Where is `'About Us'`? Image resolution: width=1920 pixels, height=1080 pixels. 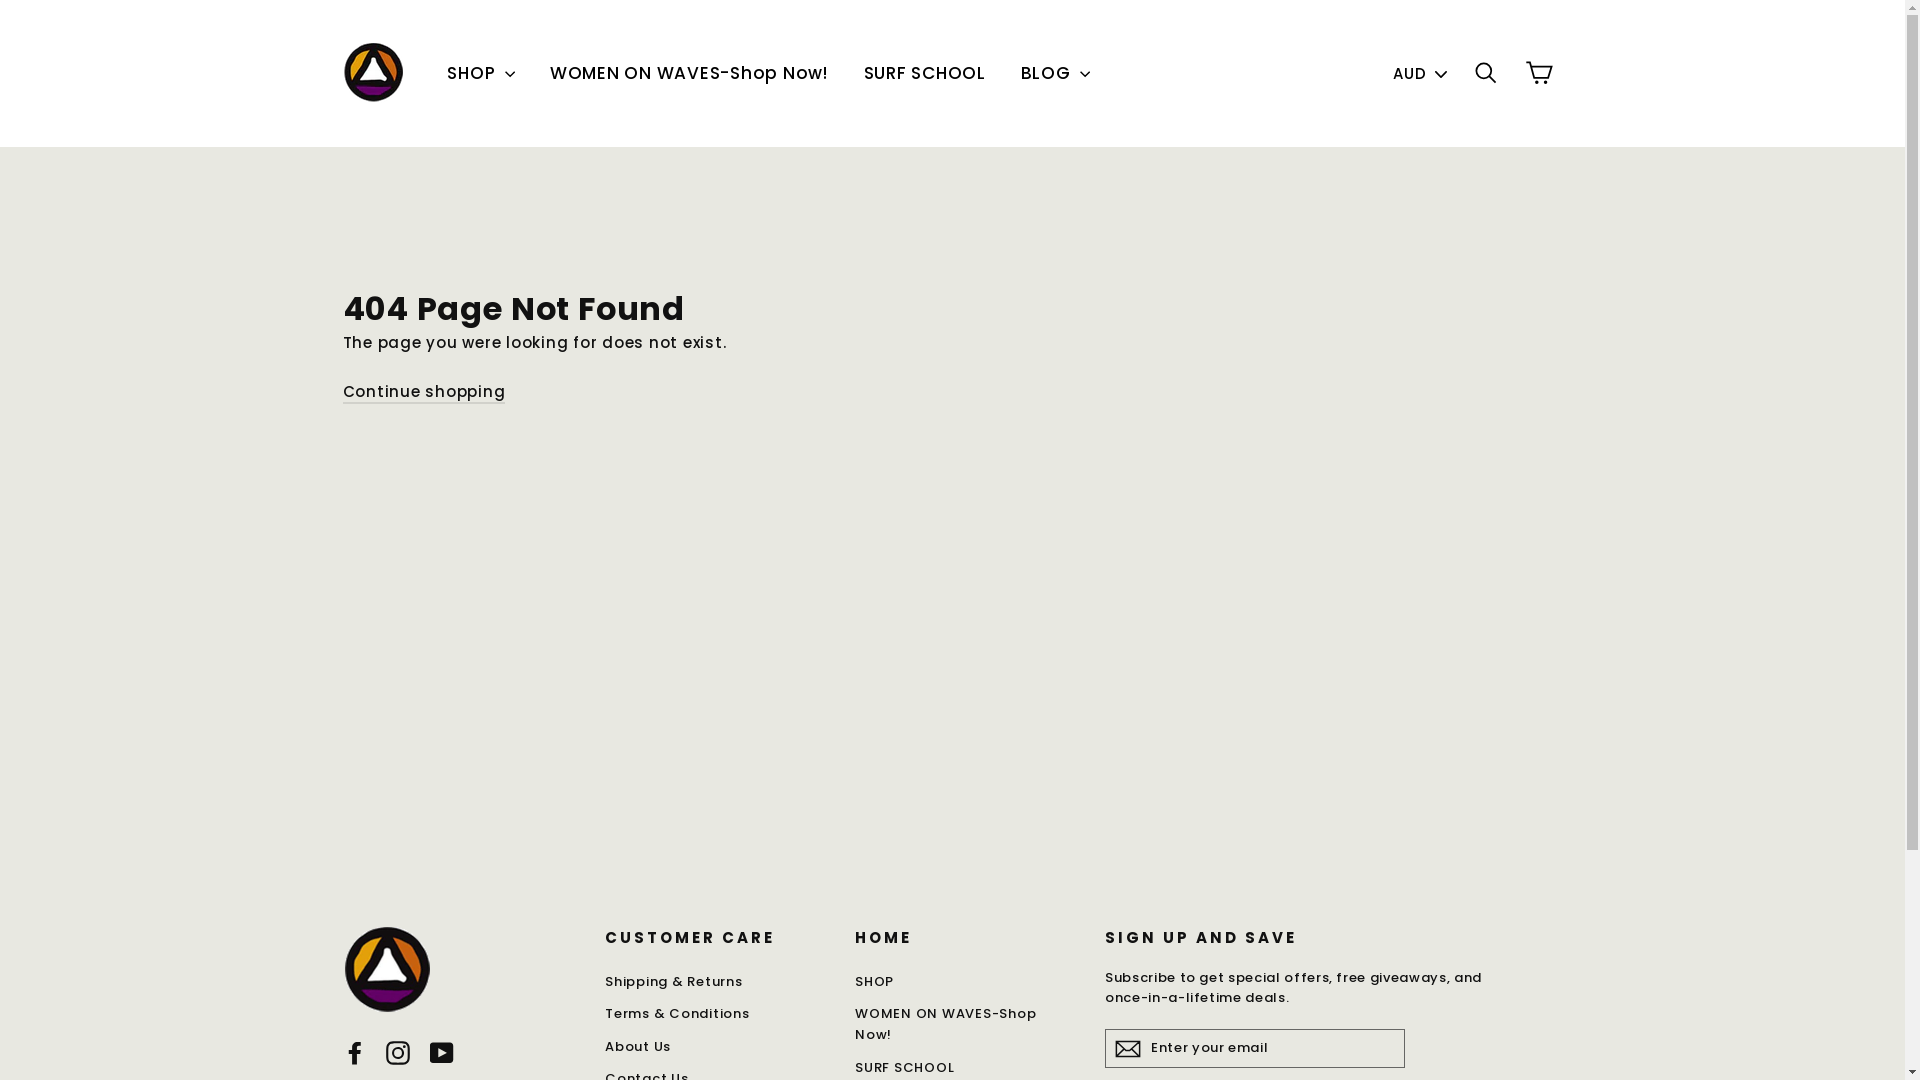 'About Us' is located at coordinates (603, 1046).